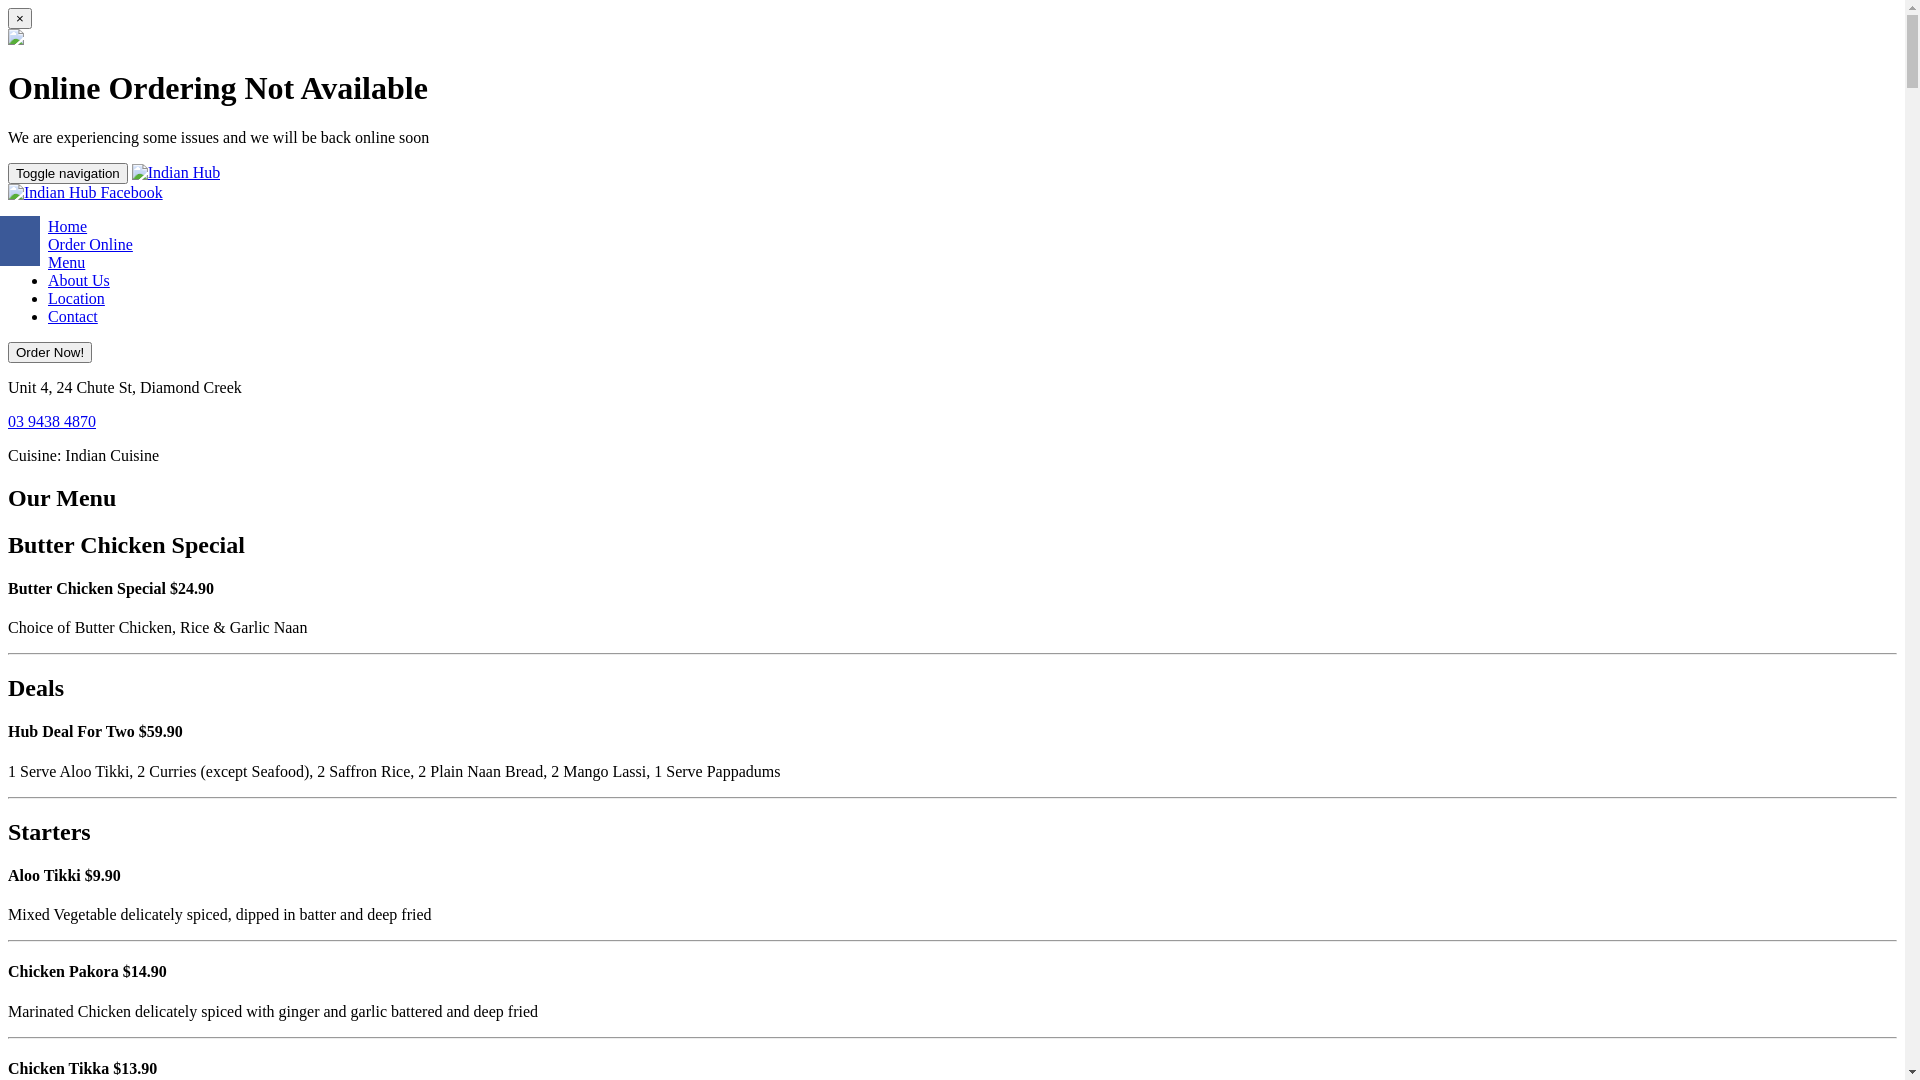 The image size is (1920, 1080). Describe the element at coordinates (19, 239) in the screenshot. I see `'Share on Facebook'` at that location.